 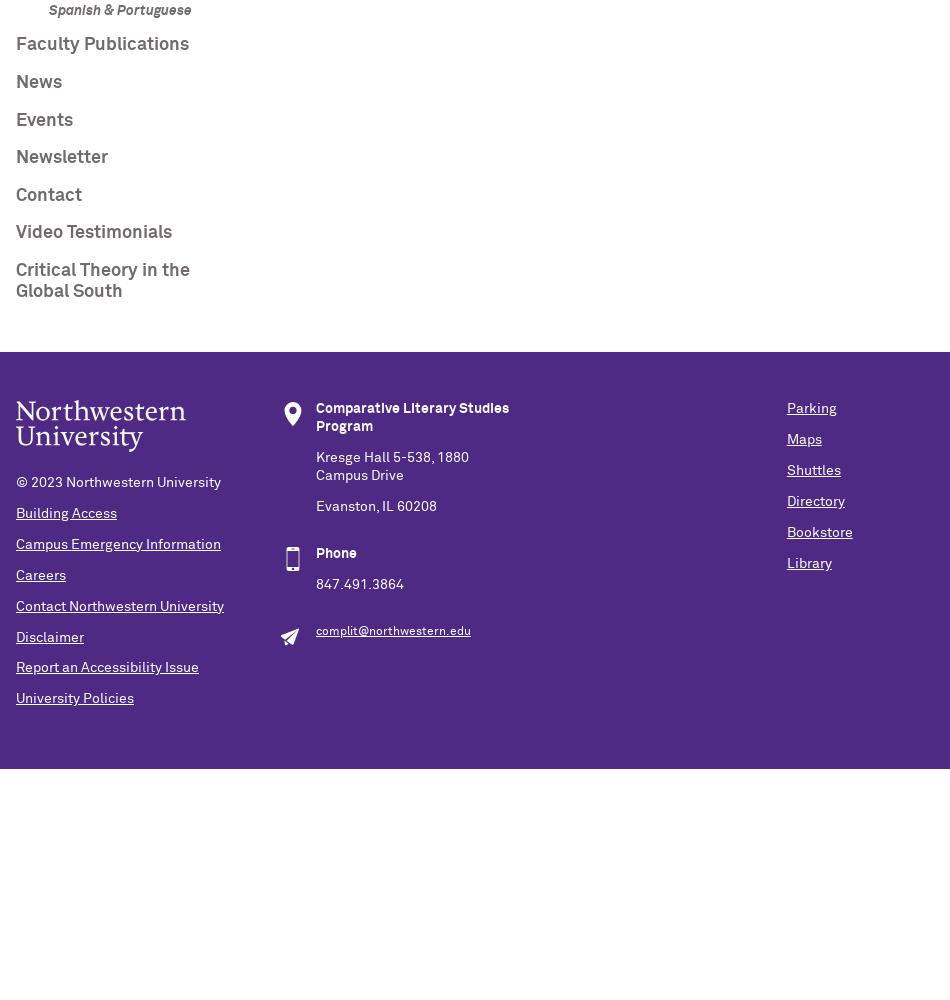 What do you see at coordinates (812, 470) in the screenshot?
I see `'Shuttles'` at bounding box center [812, 470].